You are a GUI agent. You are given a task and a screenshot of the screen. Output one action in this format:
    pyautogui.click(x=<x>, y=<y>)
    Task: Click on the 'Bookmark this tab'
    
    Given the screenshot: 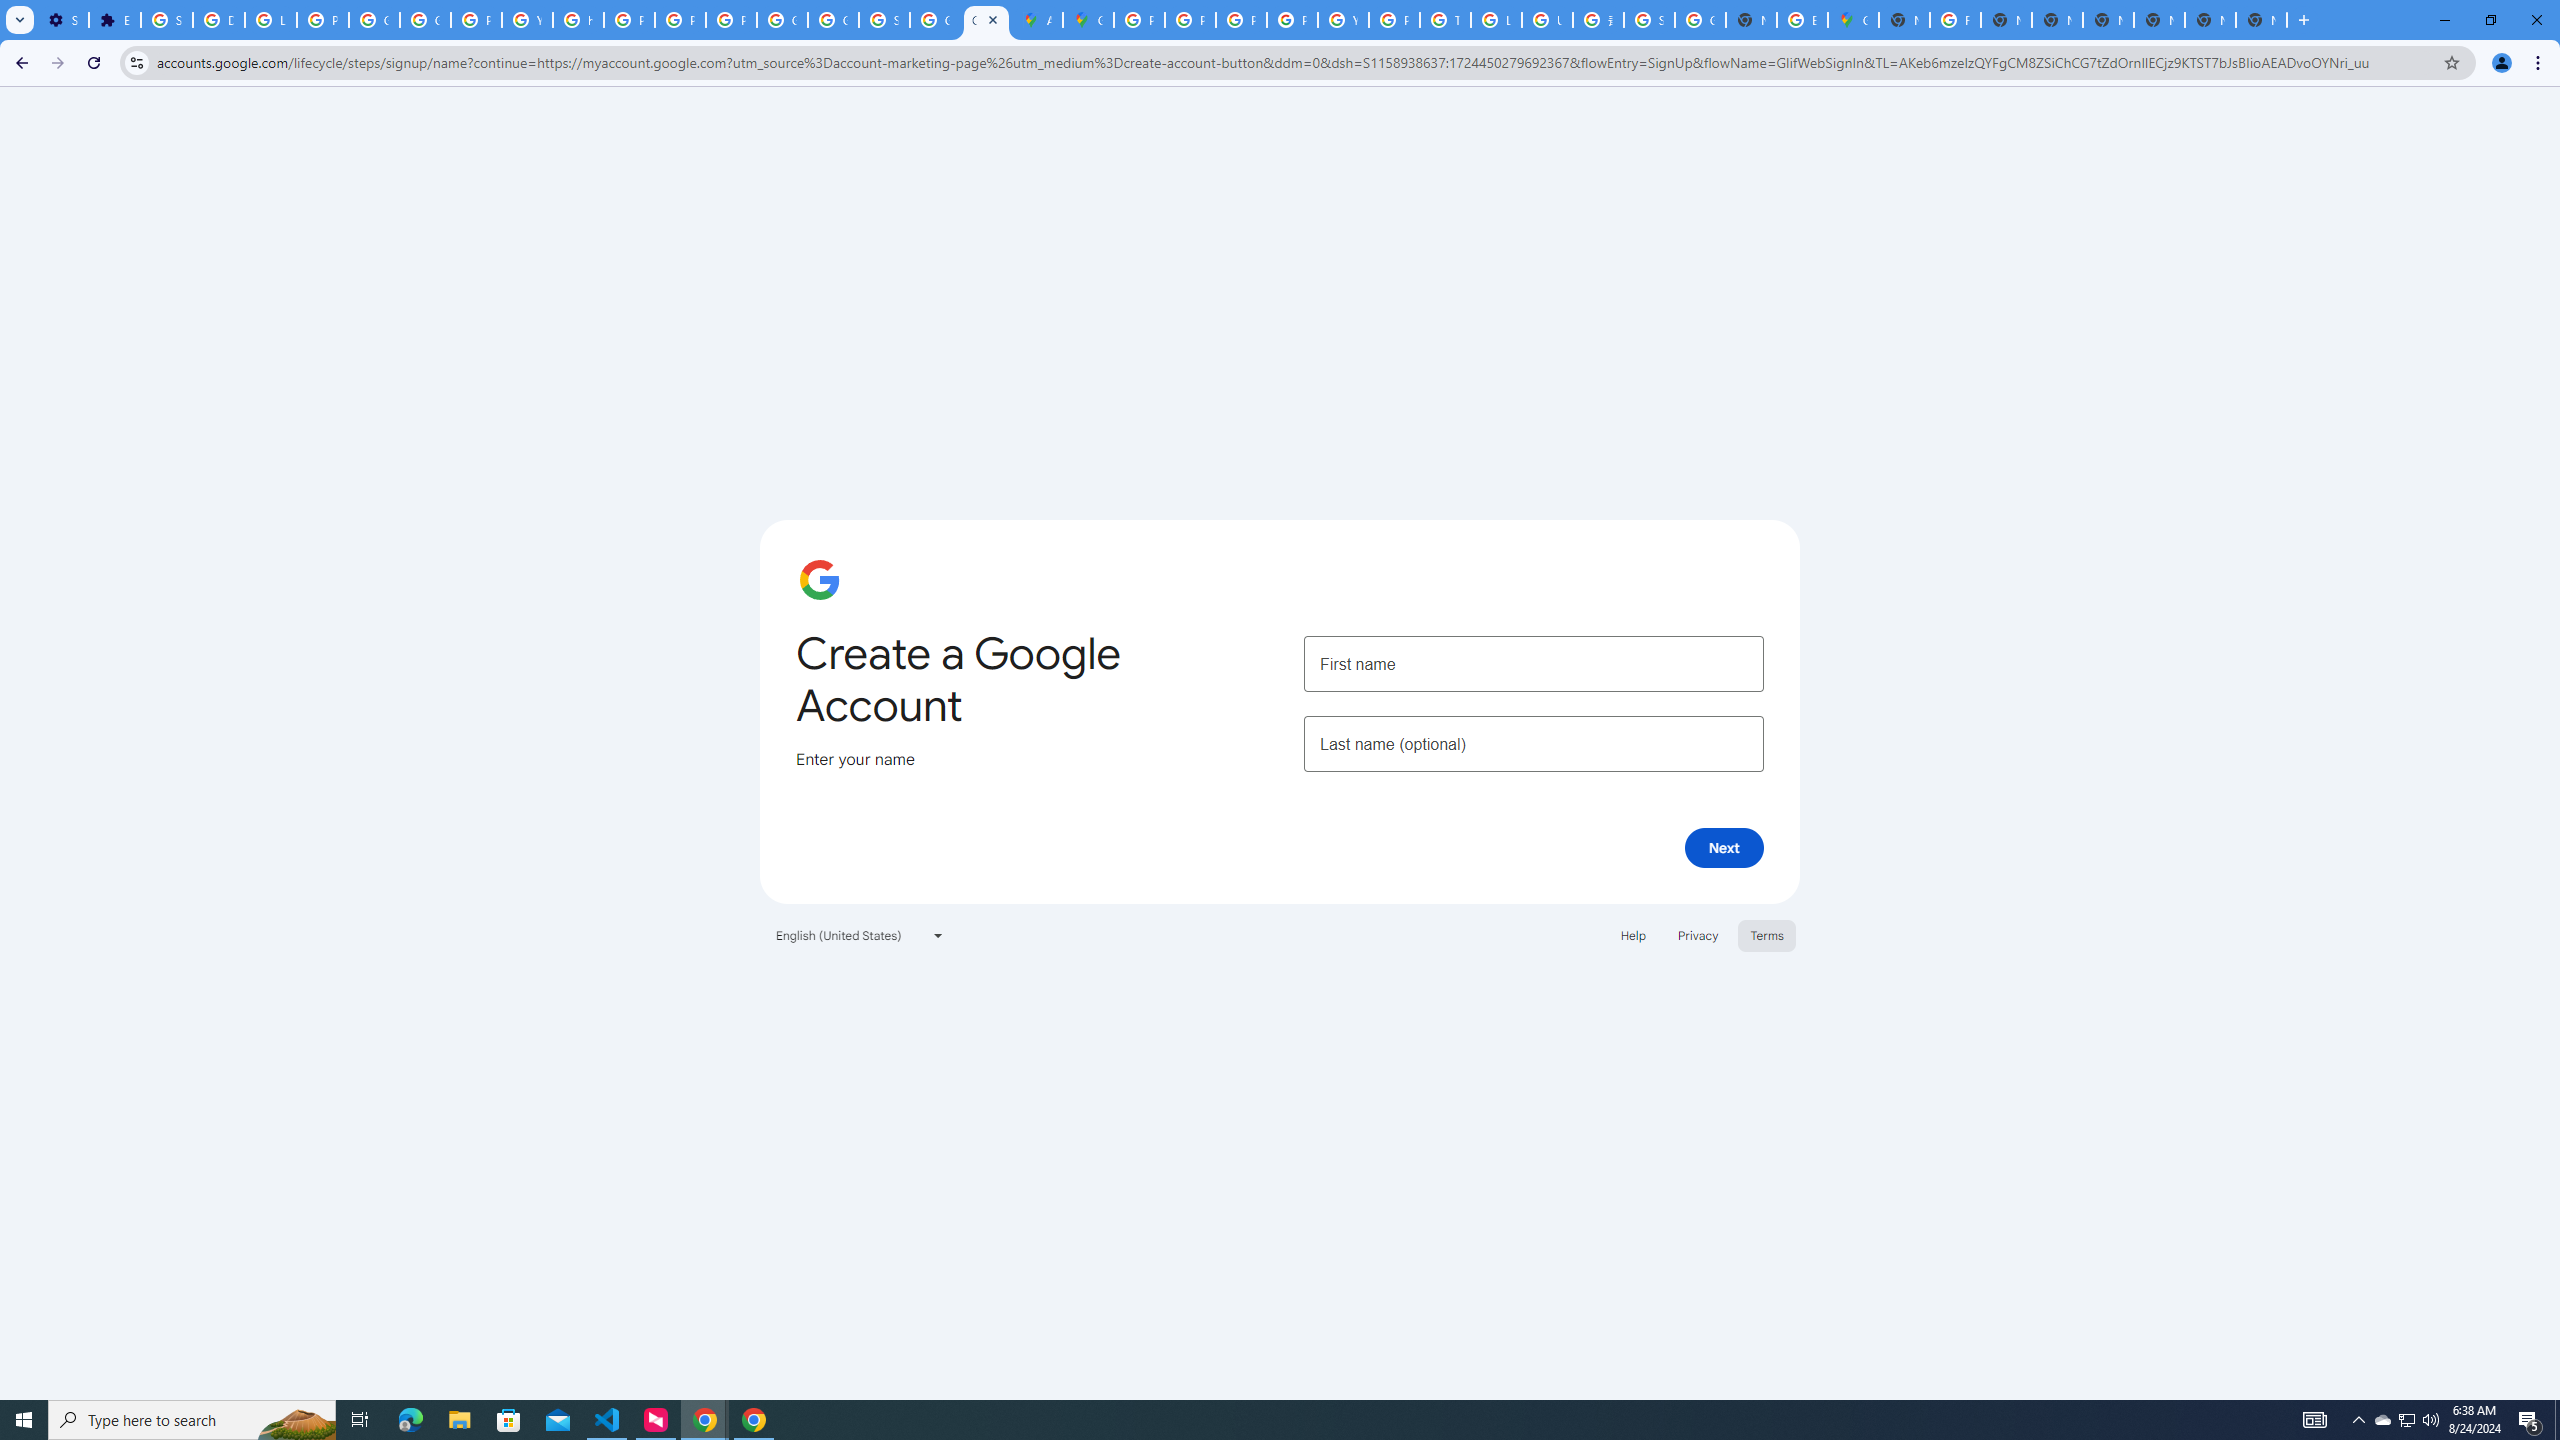 What is the action you would take?
    pyautogui.click(x=2450, y=61)
    